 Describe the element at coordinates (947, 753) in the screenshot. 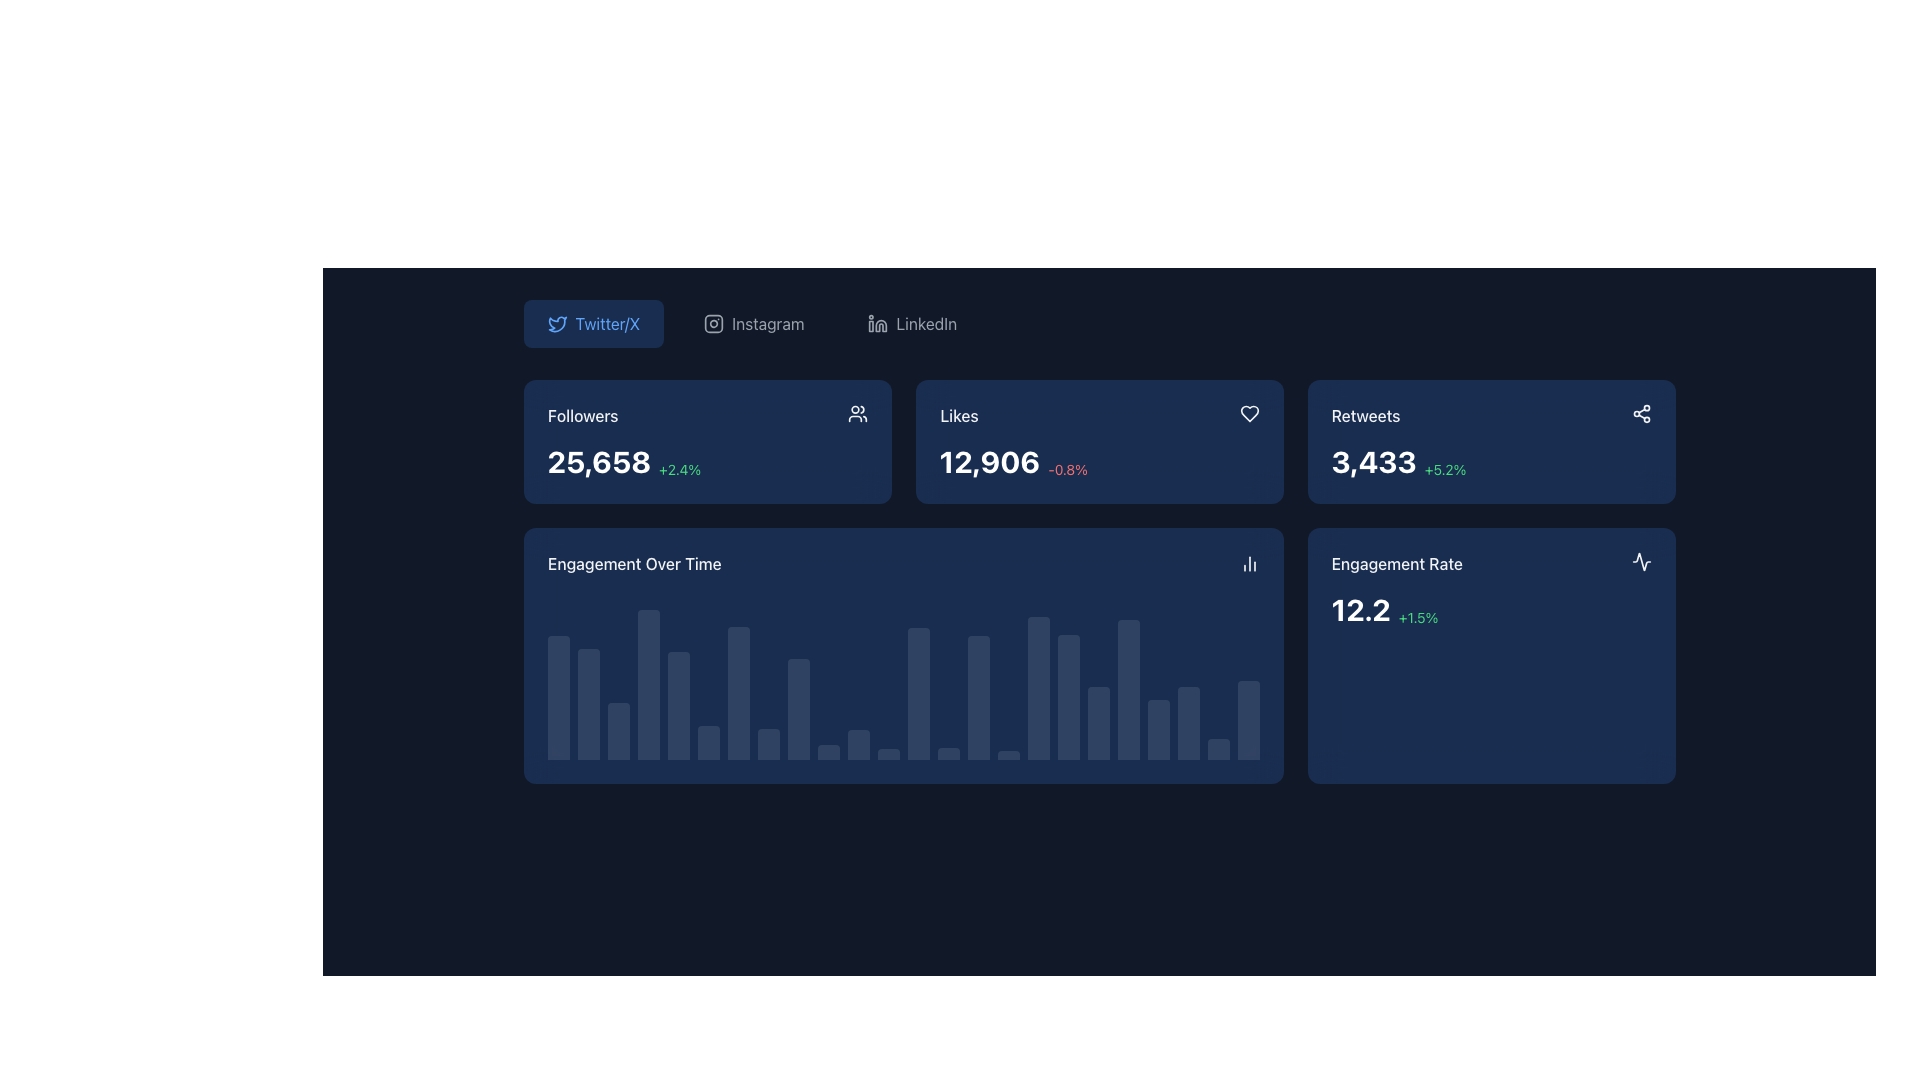

I see `bar element representing a data point in the bar chart located at the bottom center of the interface` at that location.